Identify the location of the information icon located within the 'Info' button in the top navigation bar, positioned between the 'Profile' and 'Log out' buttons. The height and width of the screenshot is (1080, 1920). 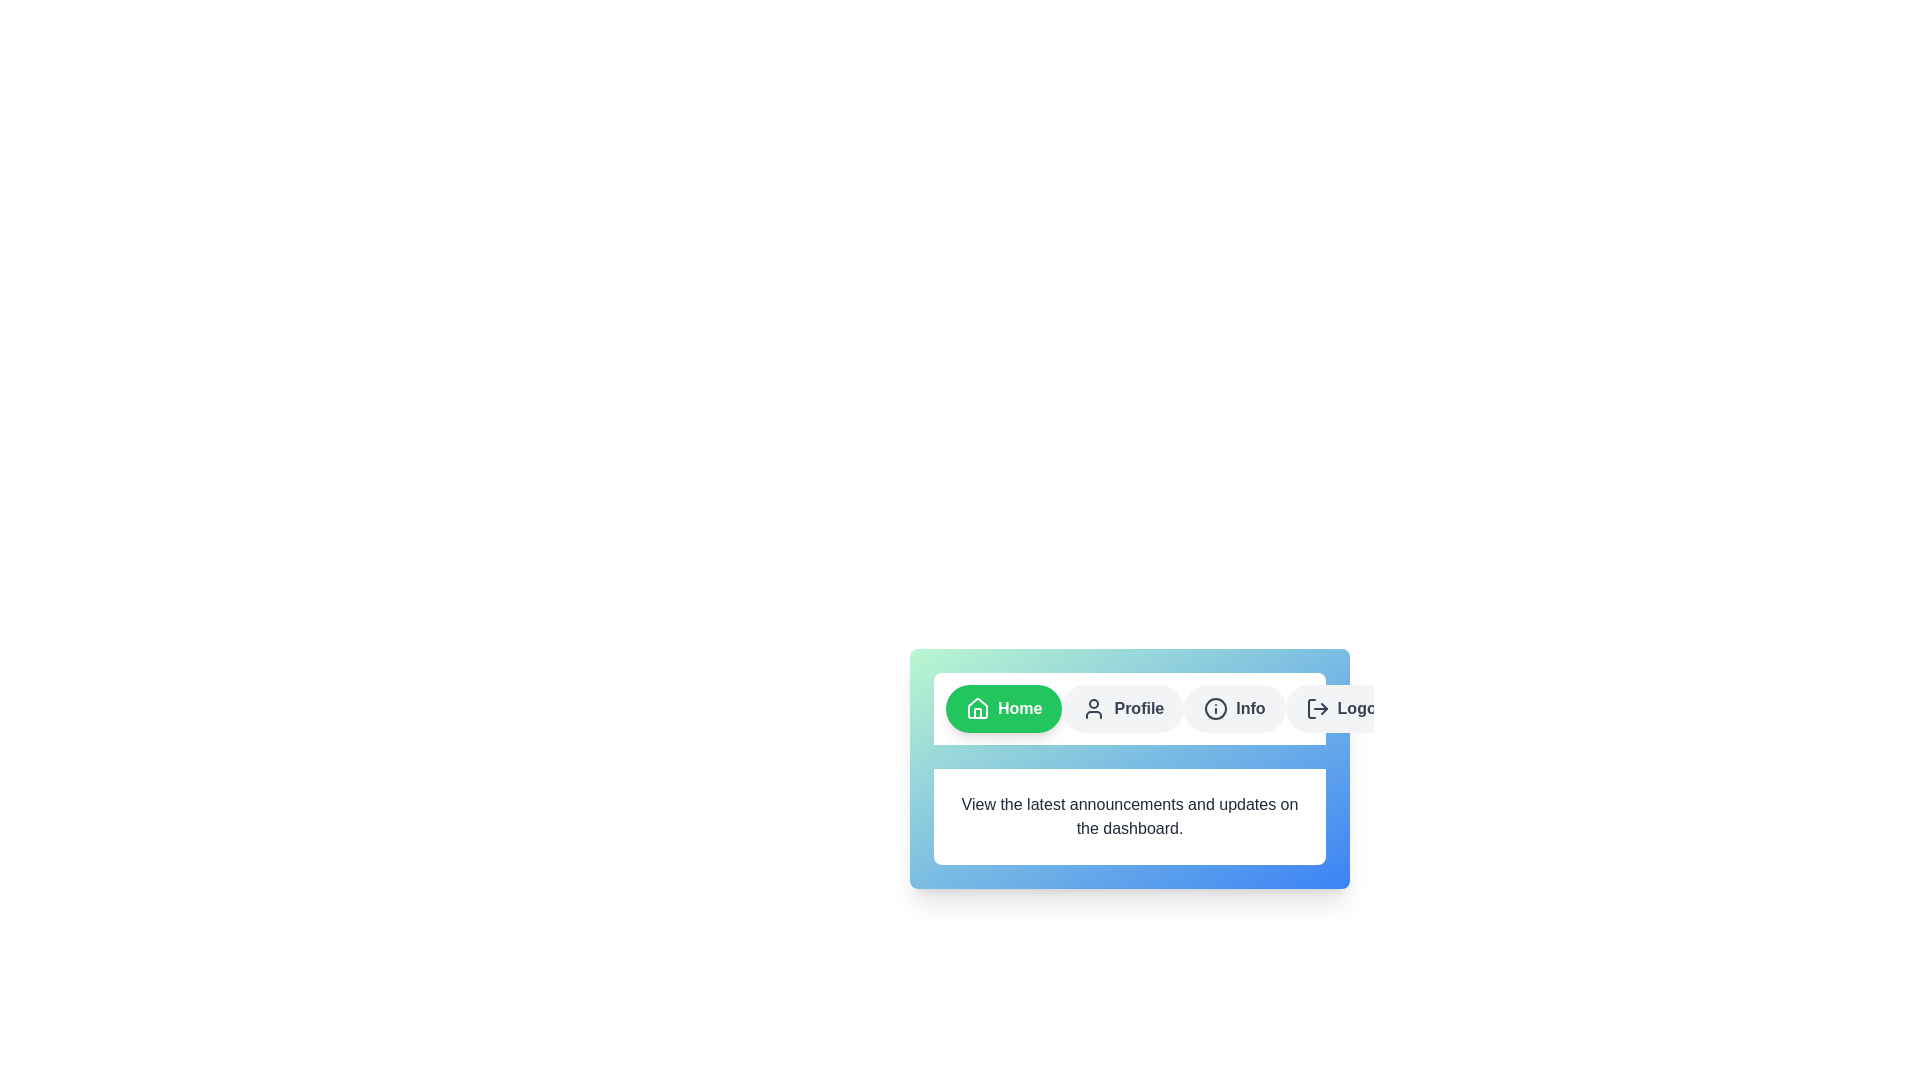
(1215, 708).